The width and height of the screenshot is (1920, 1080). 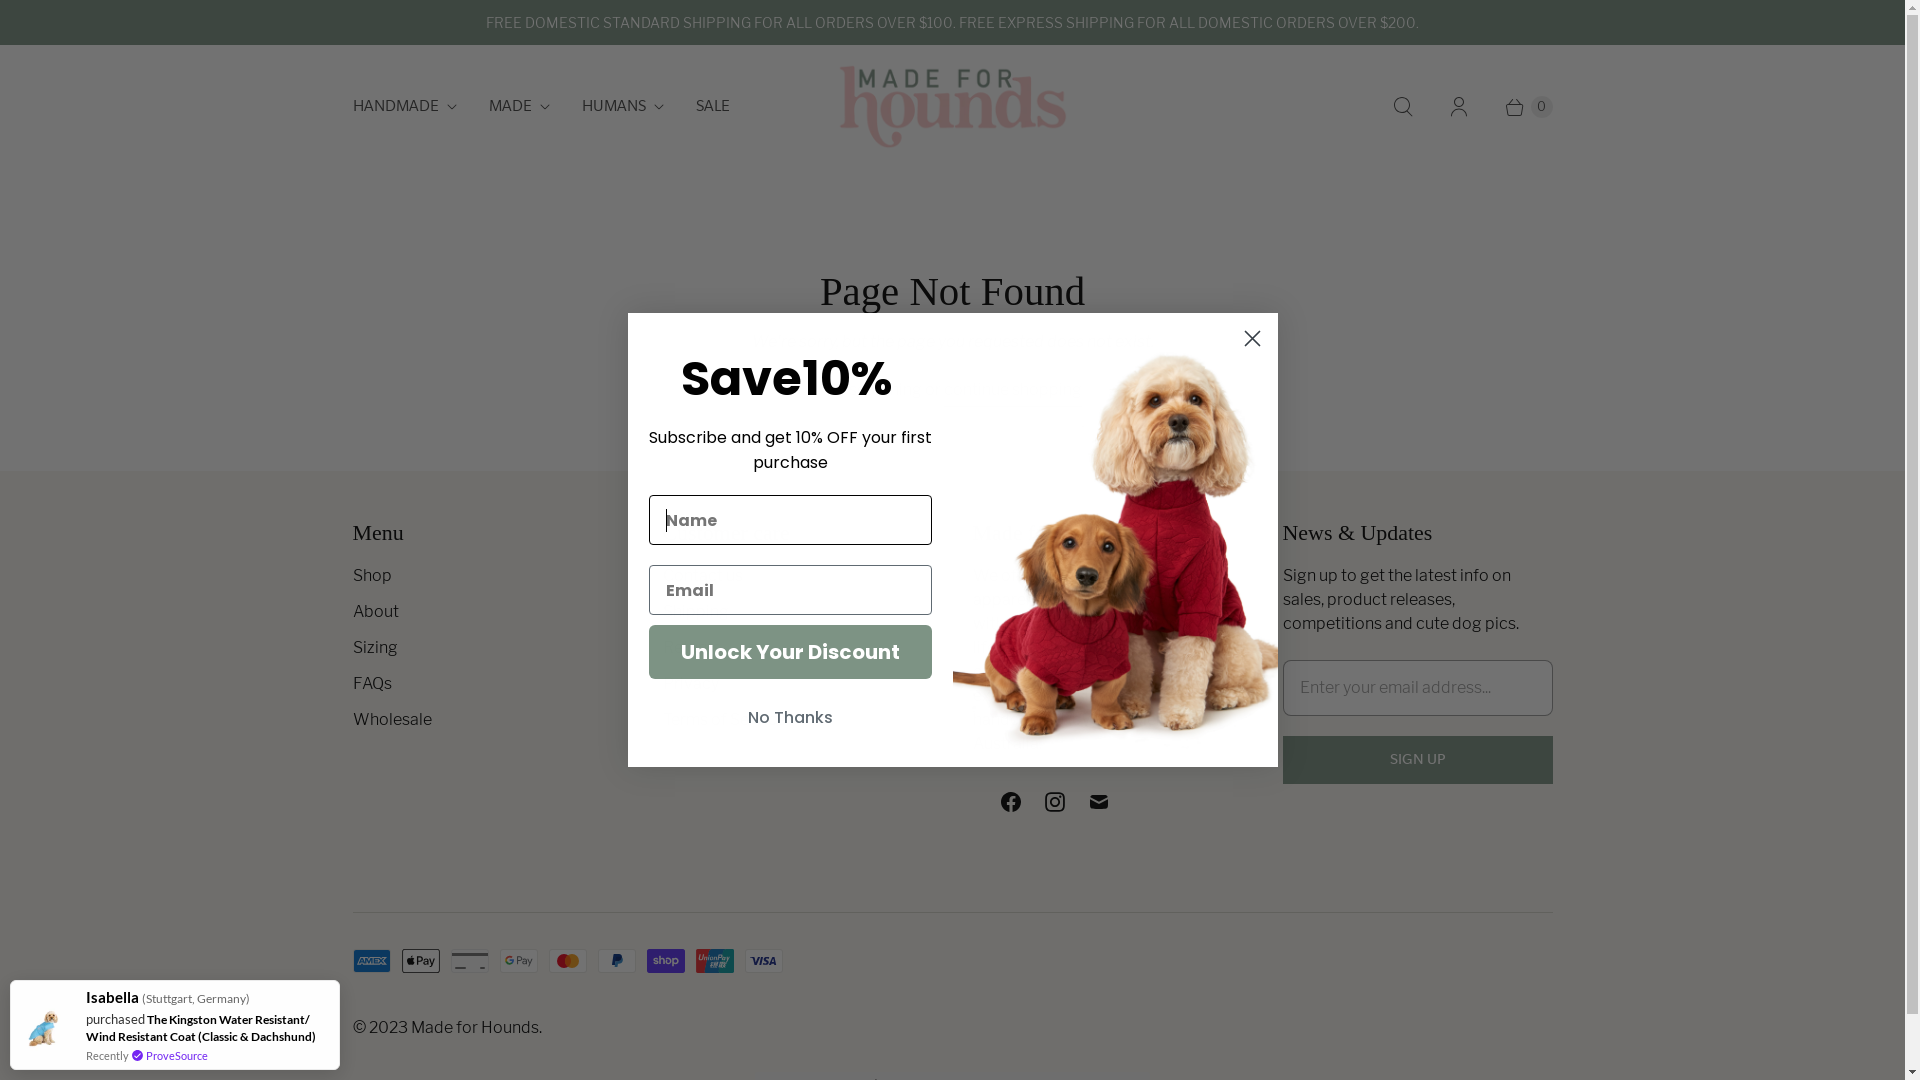 What do you see at coordinates (374, 647) in the screenshot?
I see `'Sizing'` at bounding box center [374, 647].